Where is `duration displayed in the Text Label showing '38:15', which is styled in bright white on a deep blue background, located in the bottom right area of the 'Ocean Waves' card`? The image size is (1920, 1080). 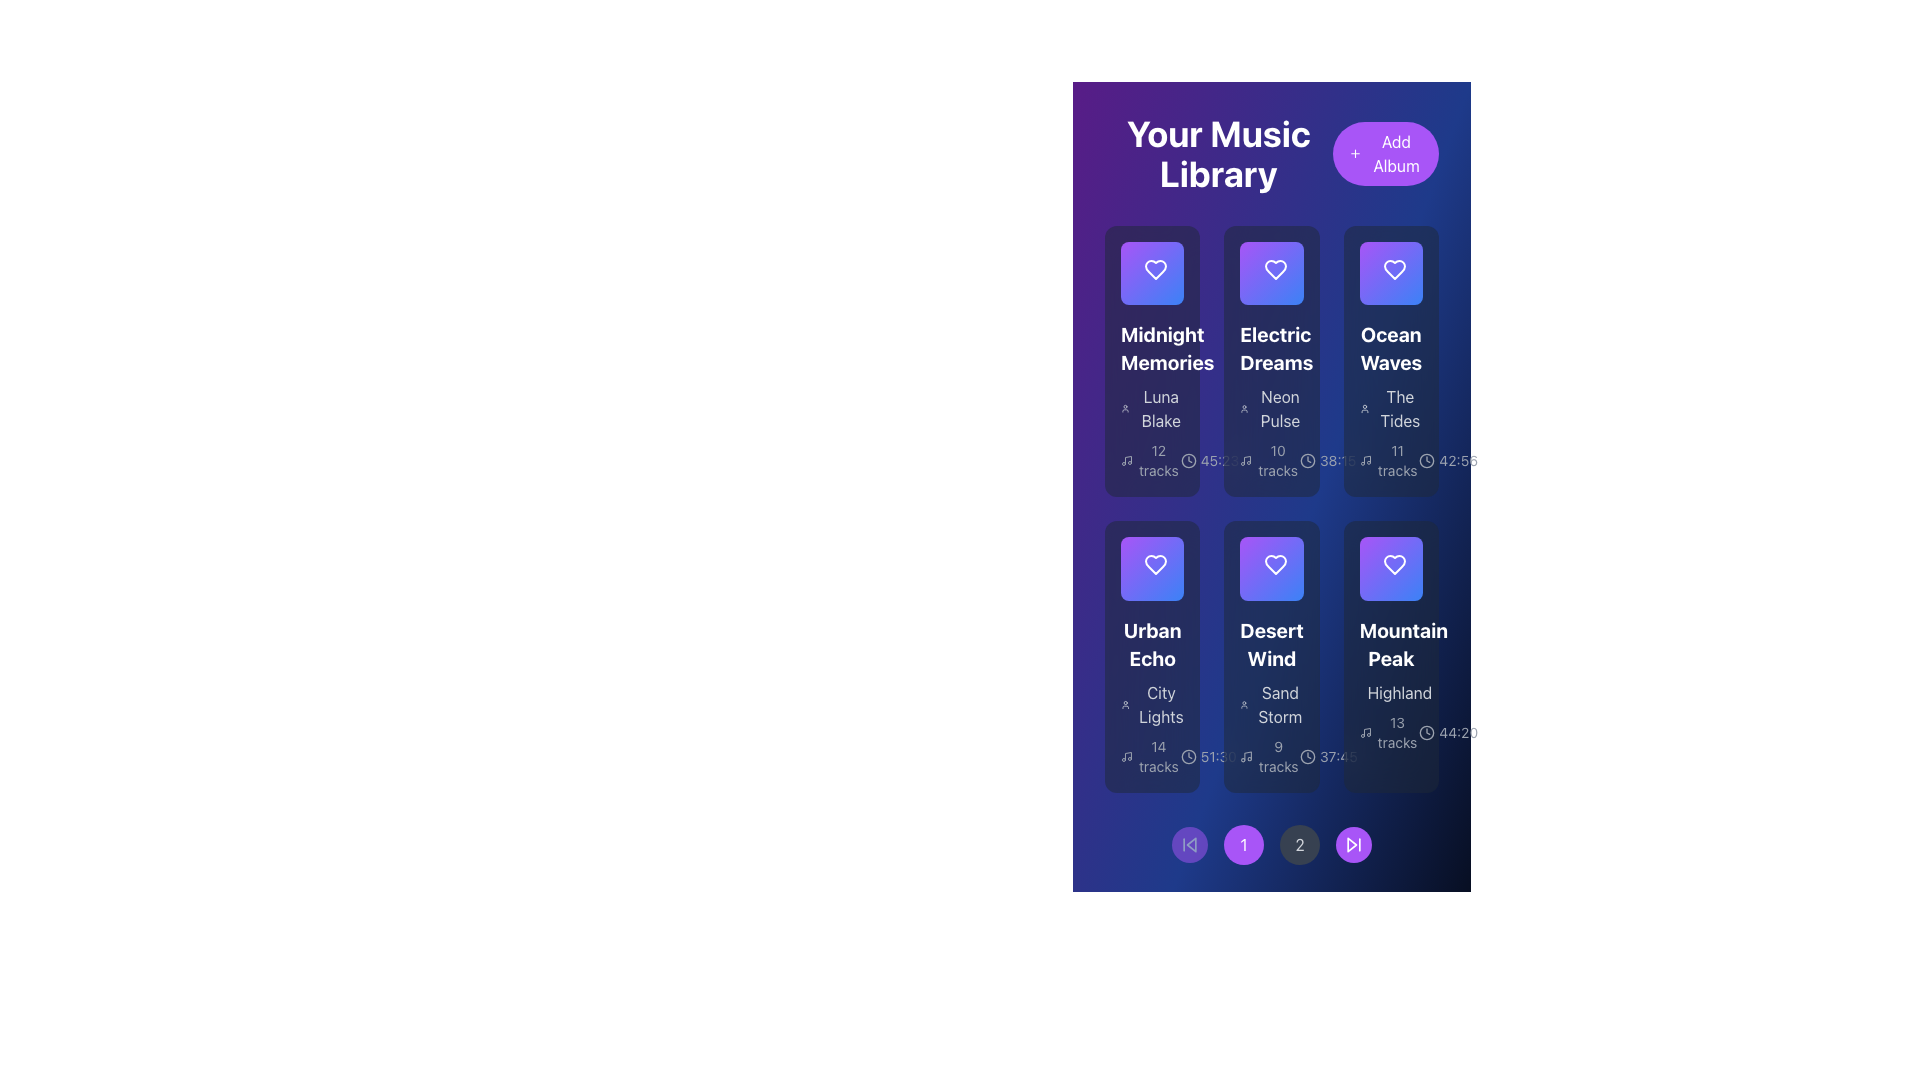
duration displayed in the Text Label showing '38:15', which is styled in bright white on a deep blue background, located in the bottom right area of the 'Ocean Waves' card is located at coordinates (1338, 461).